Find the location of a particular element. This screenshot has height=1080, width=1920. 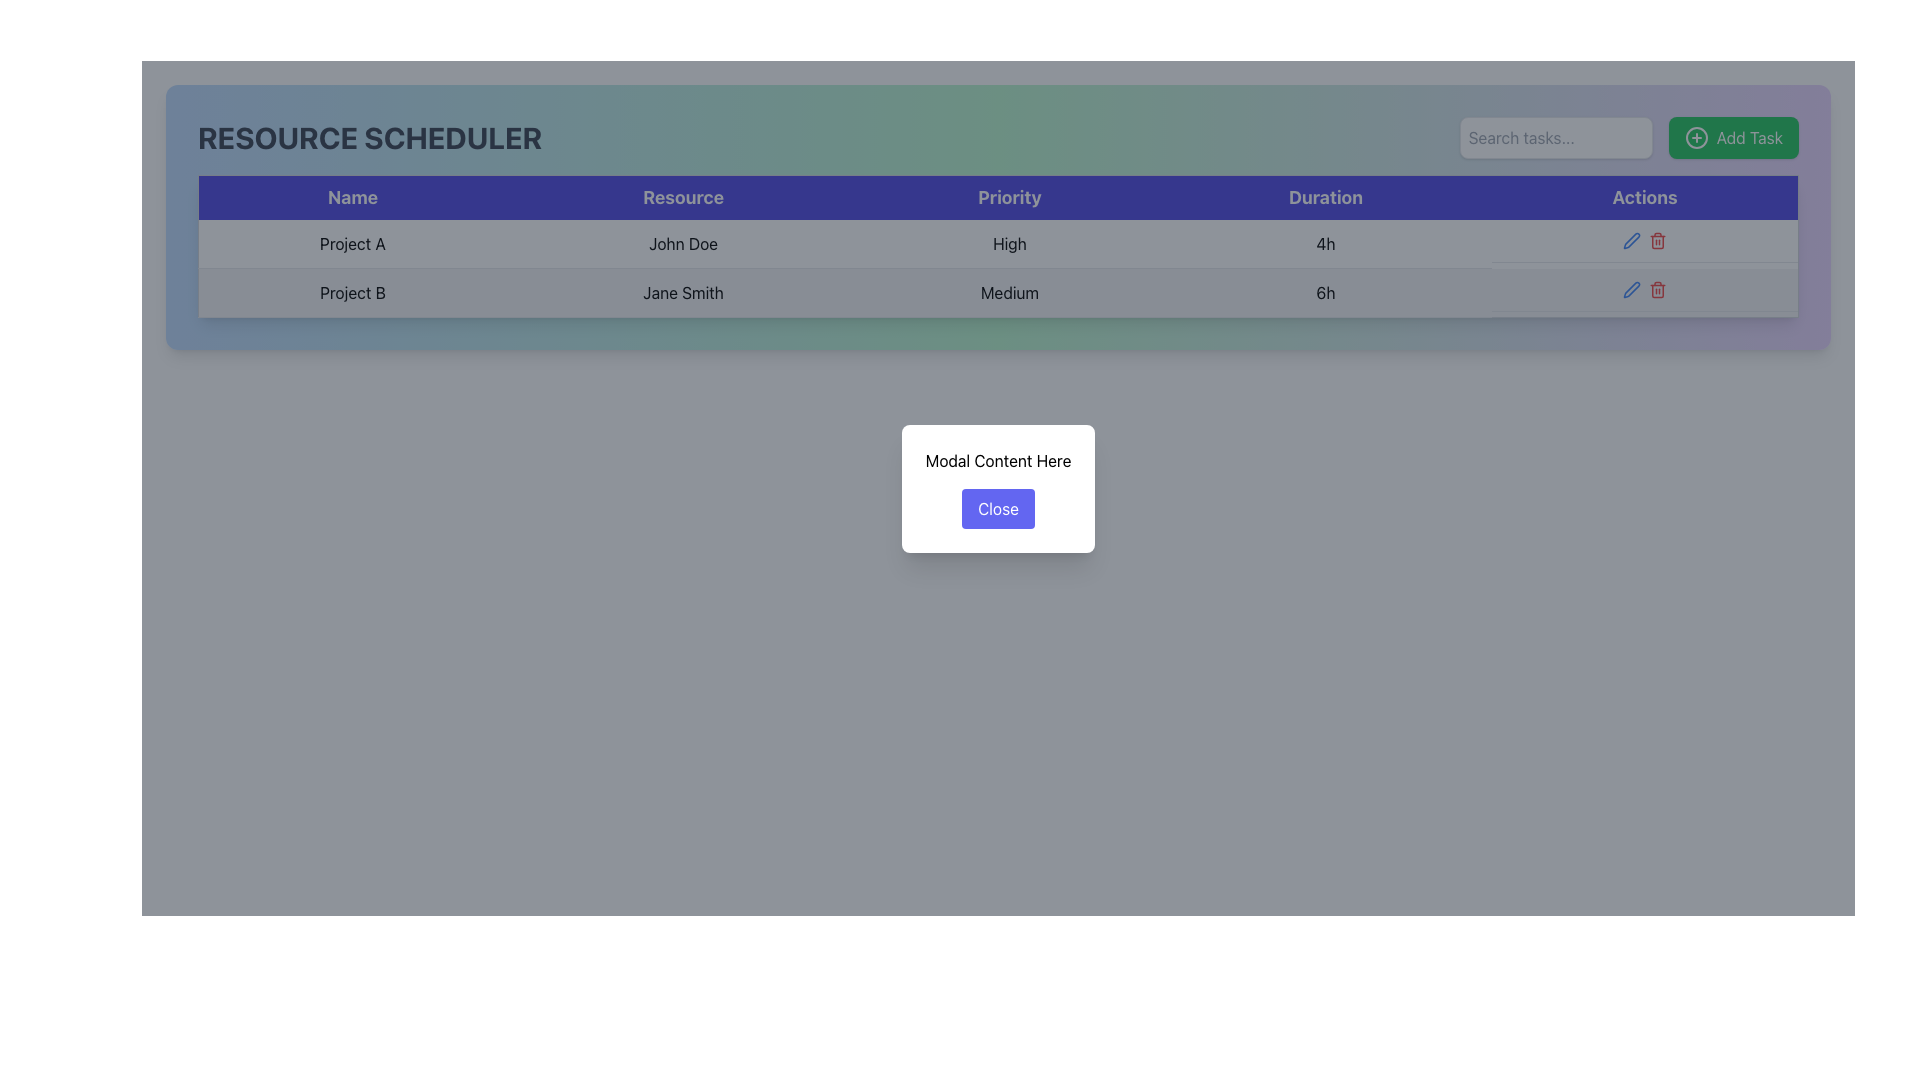

the pen-shaped icon with a thin blue outline in the 'Actions' column of the second row is located at coordinates (1632, 239).